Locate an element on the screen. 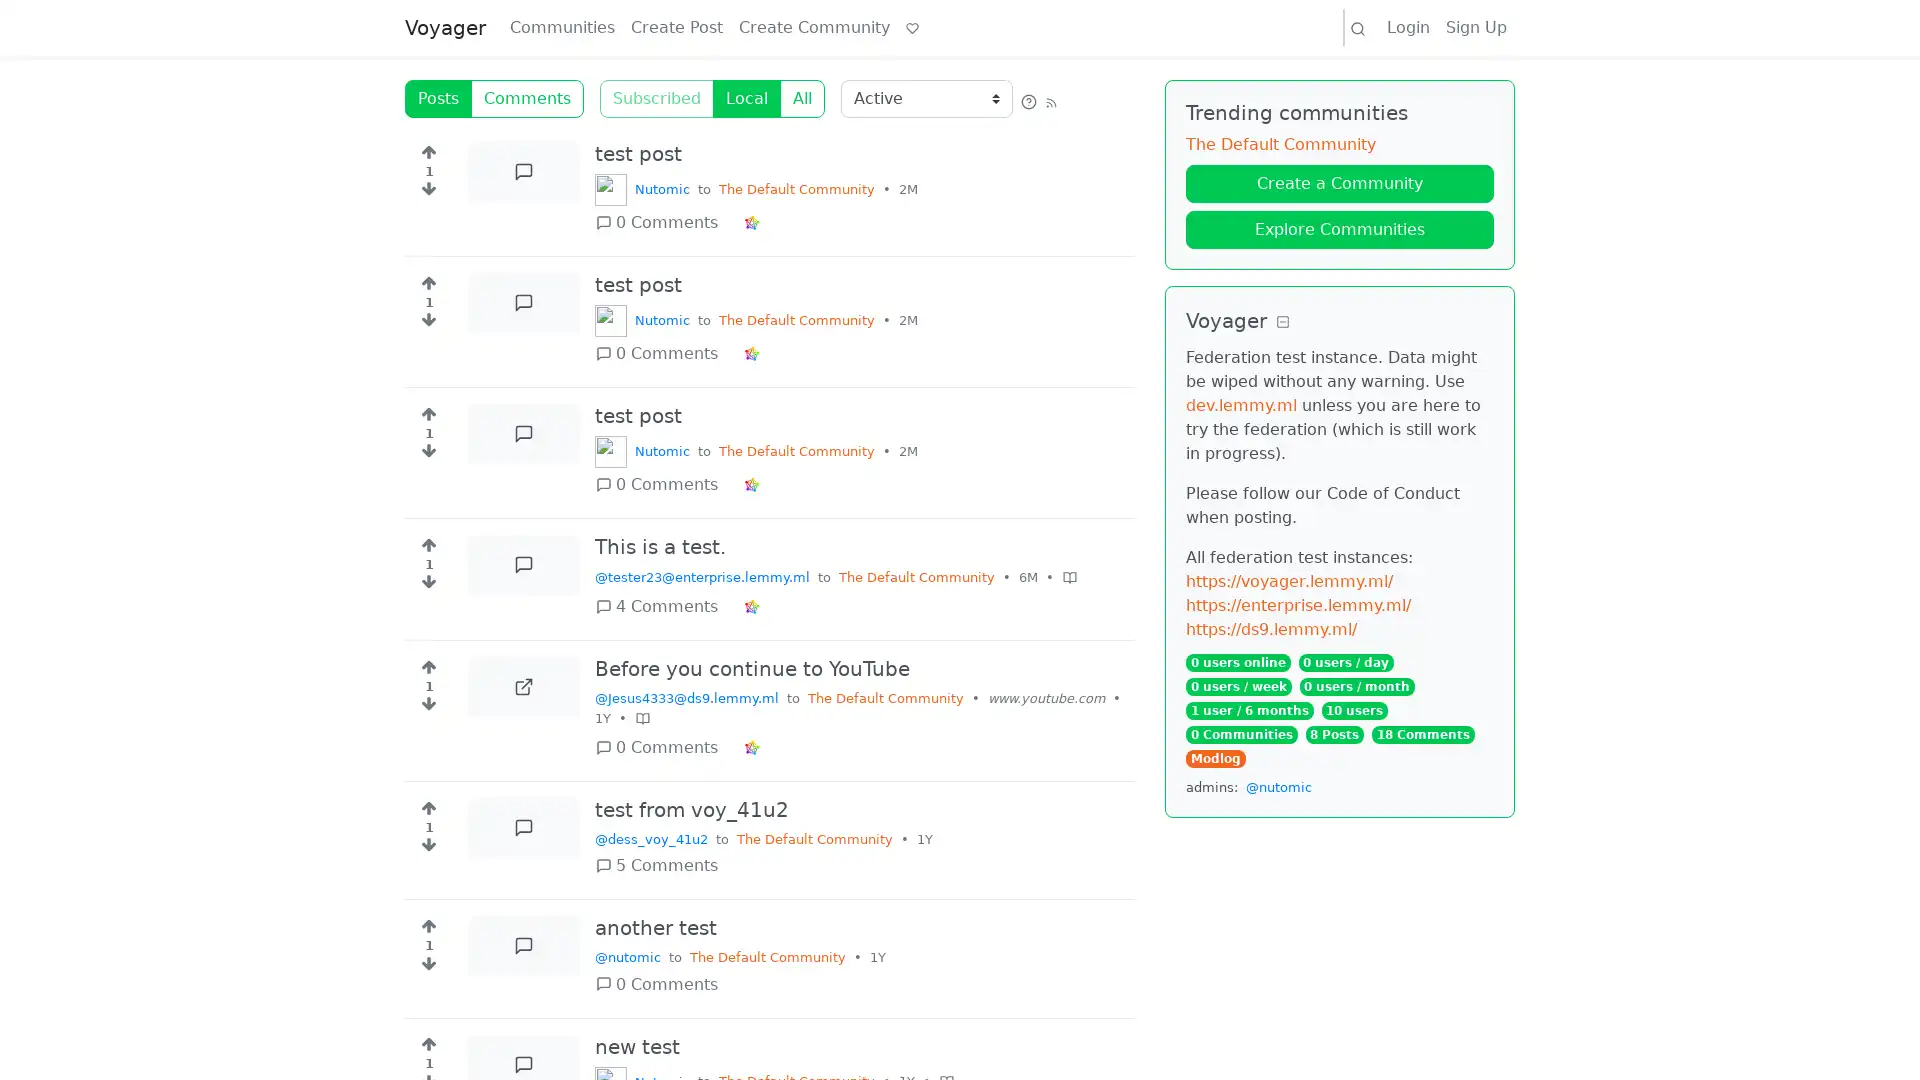 The width and height of the screenshot is (1920, 1080). Downvote is located at coordinates (427, 585).